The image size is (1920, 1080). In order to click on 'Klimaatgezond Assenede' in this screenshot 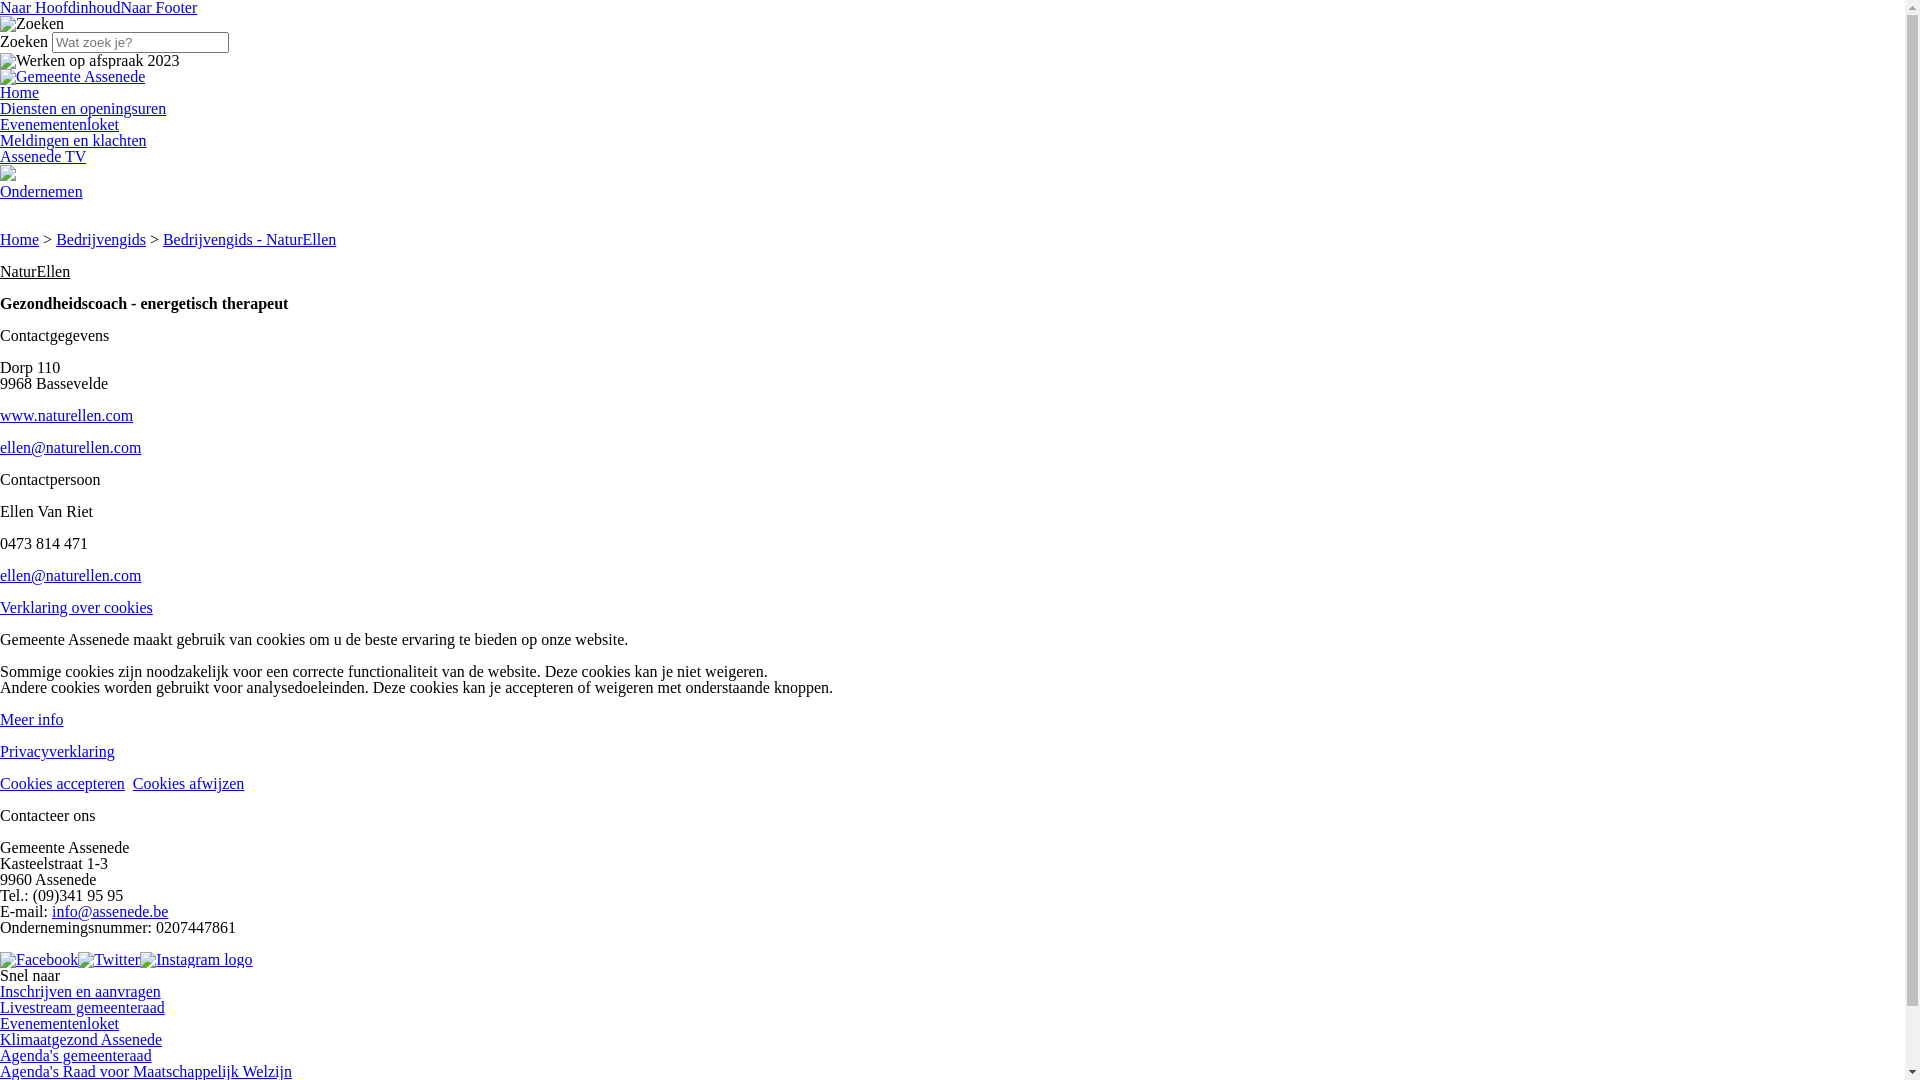, I will do `click(80, 1038)`.